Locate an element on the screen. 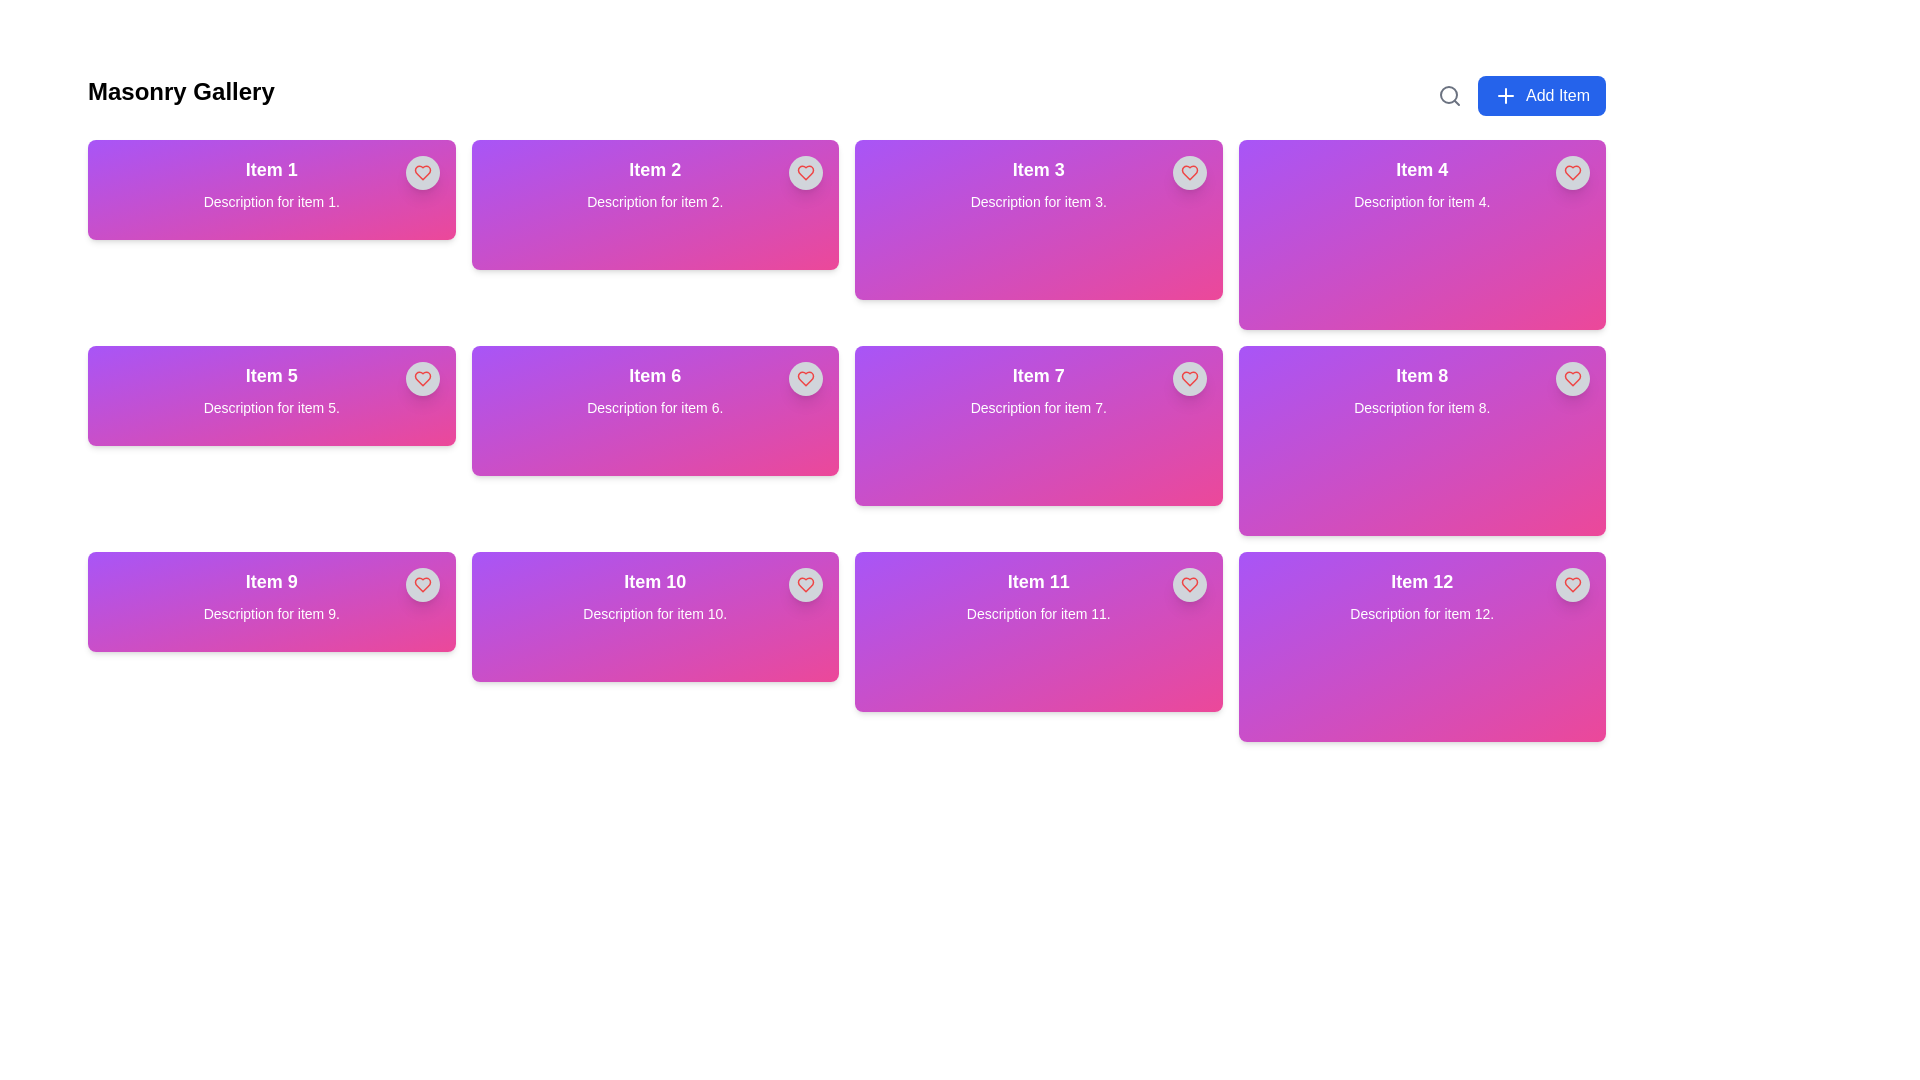 The image size is (1920, 1080). the 'Add Item' button icon, which indicates an 'Add' action and is located towards the left side of the button text, centered vertically is located at coordinates (1506, 96).